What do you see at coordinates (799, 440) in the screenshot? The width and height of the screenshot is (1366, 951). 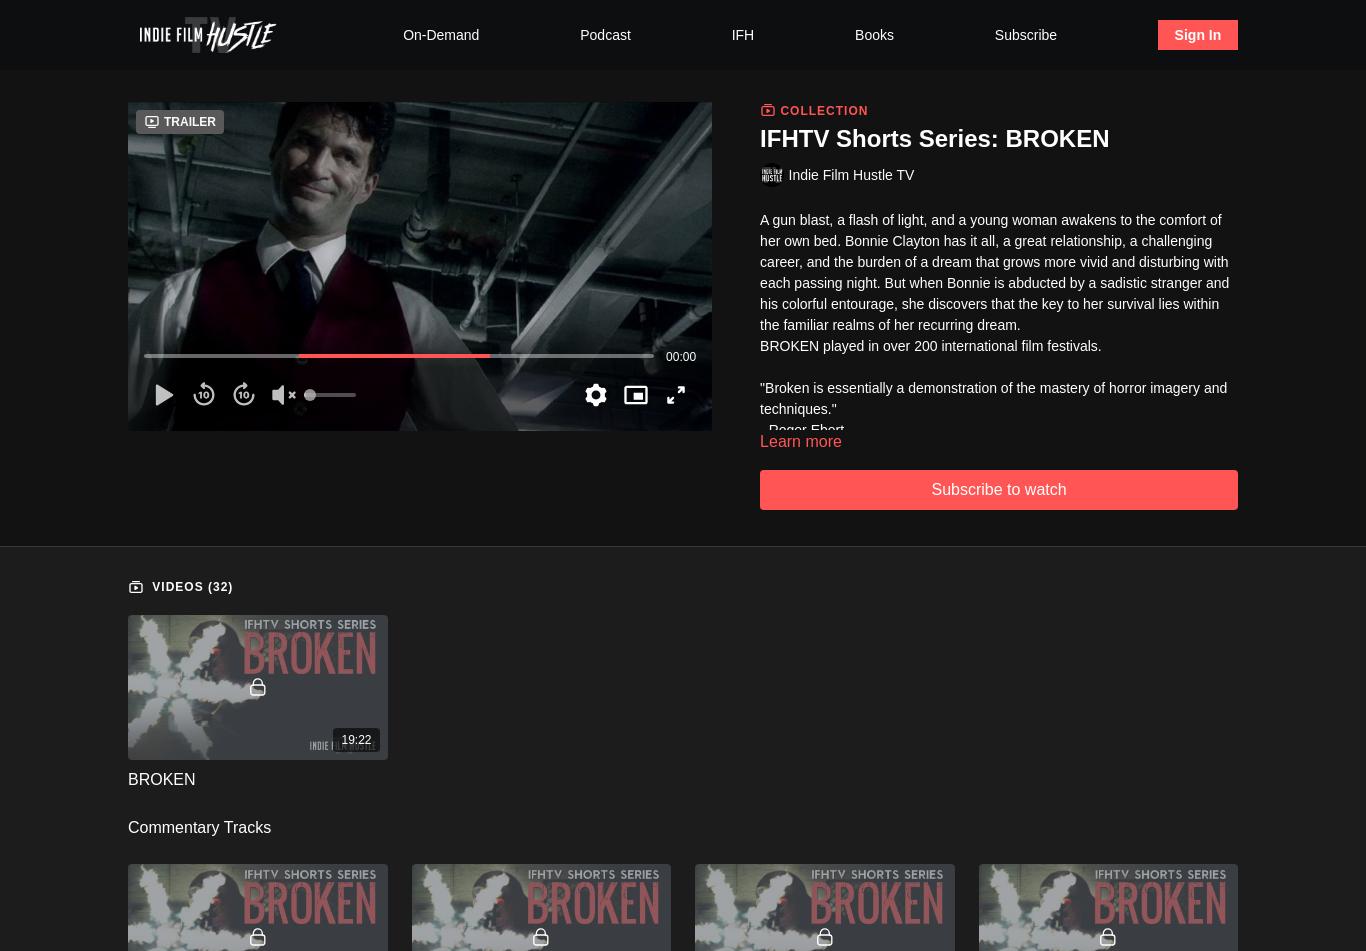 I see `'Learn more'` at bounding box center [799, 440].